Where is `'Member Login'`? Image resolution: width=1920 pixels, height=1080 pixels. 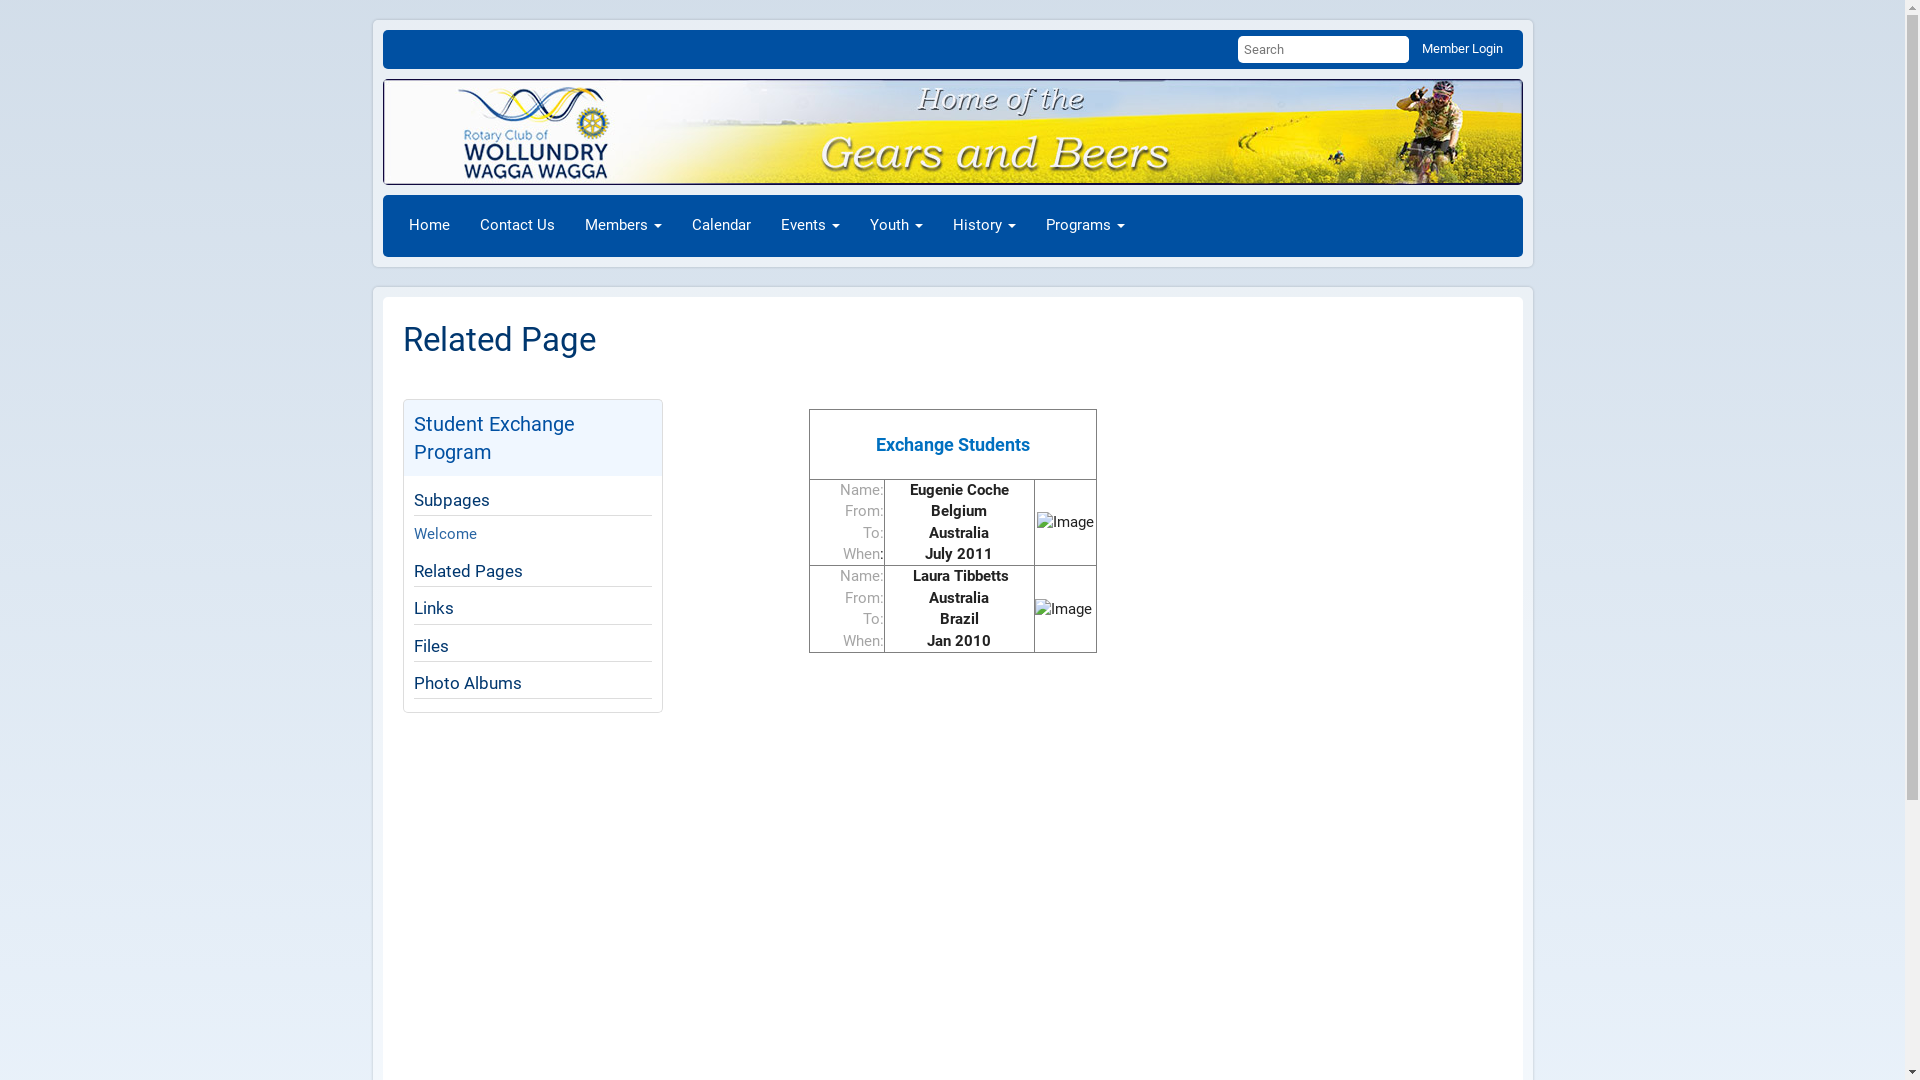 'Member Login' is located at coordinates (1462, 47).